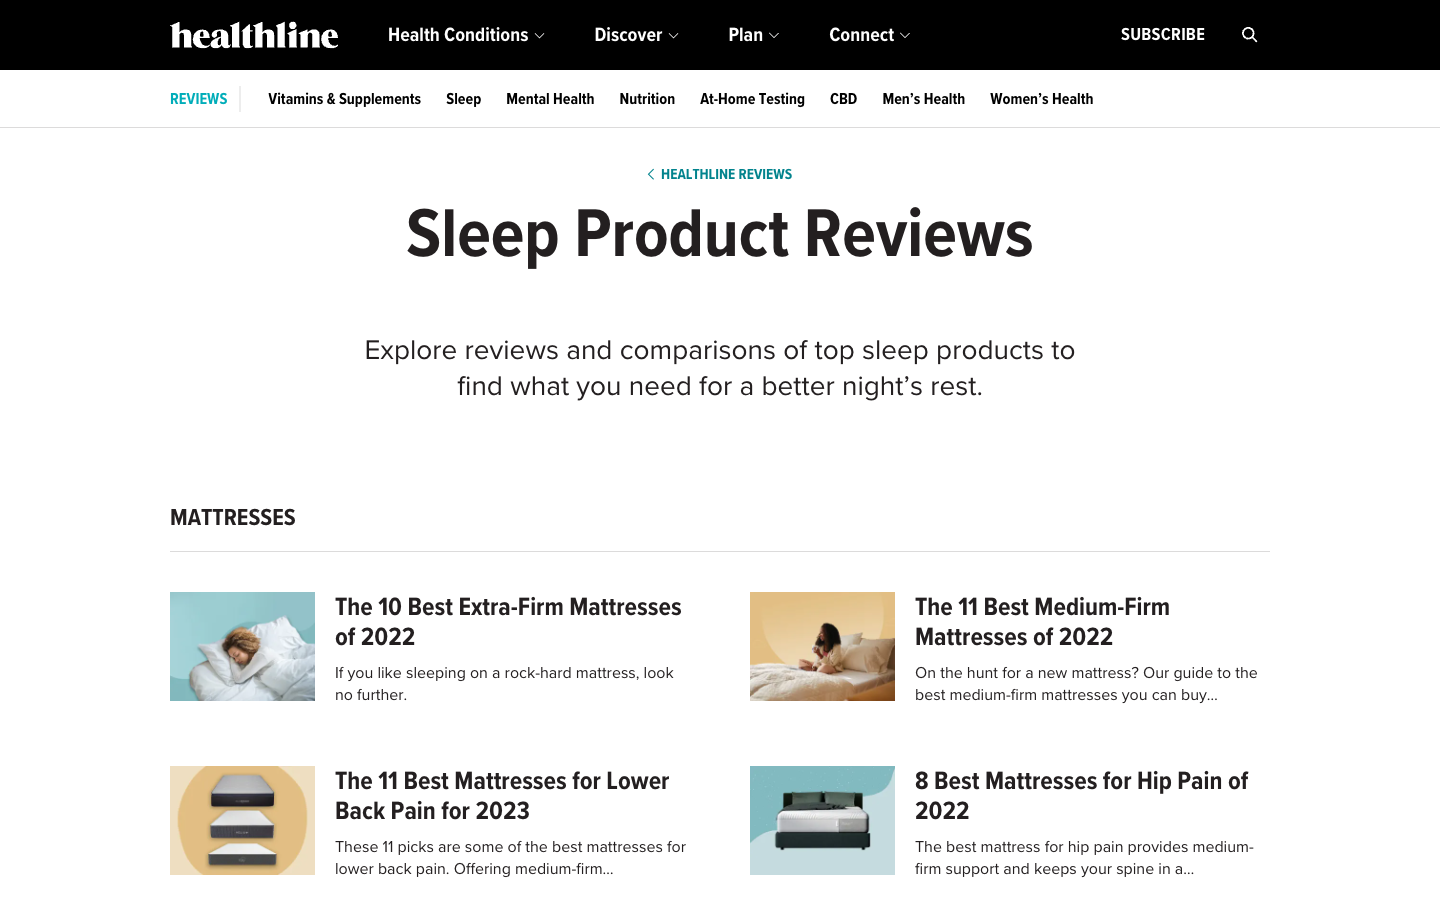  Describe the element at coordinates (646, 98) in the screenshot. I see `Explore more articles related to Nutrition` at that location.